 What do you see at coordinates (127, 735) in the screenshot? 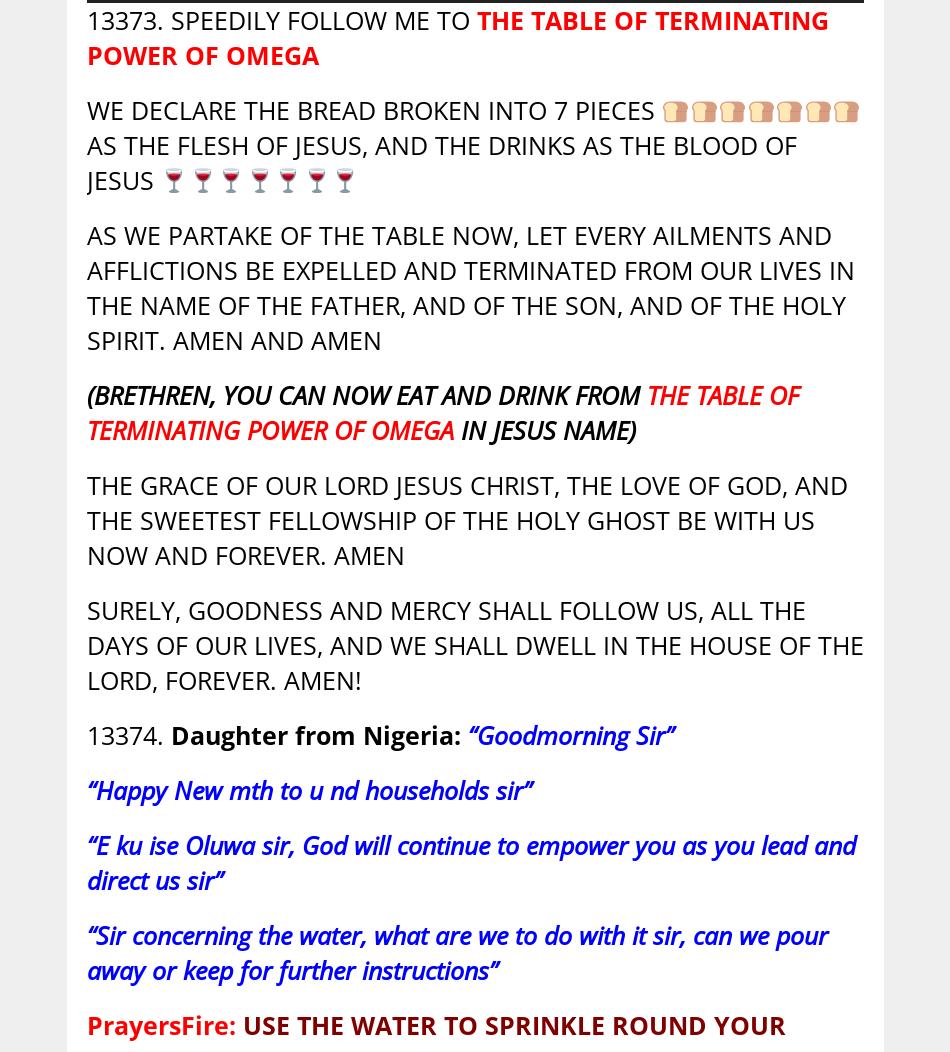
I see `'13374.'` at bounding box center [127, 735].